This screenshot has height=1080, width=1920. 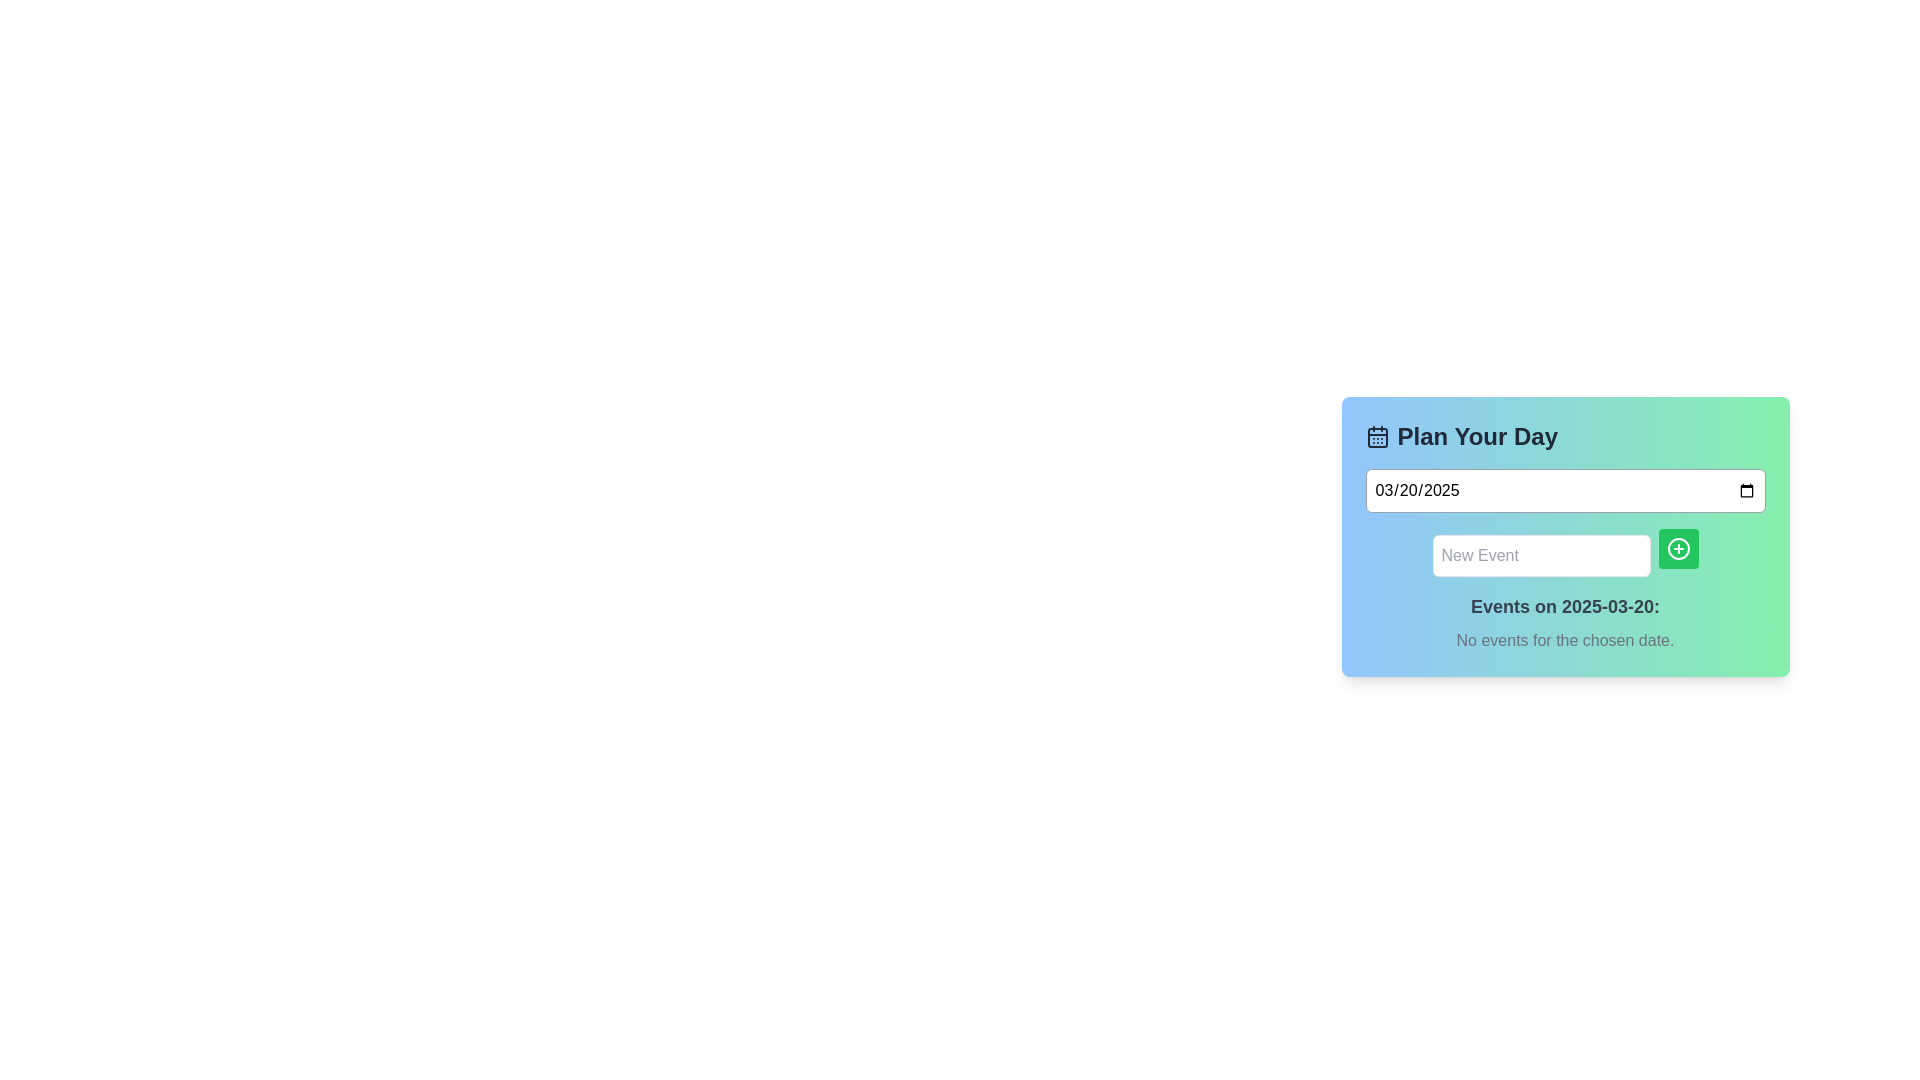 I want to click on the calendar icon located in the top-left corner of the 'Plan Your Day' section, which features a simplistic outline and rounded corners, so click(x=1376, y=435).